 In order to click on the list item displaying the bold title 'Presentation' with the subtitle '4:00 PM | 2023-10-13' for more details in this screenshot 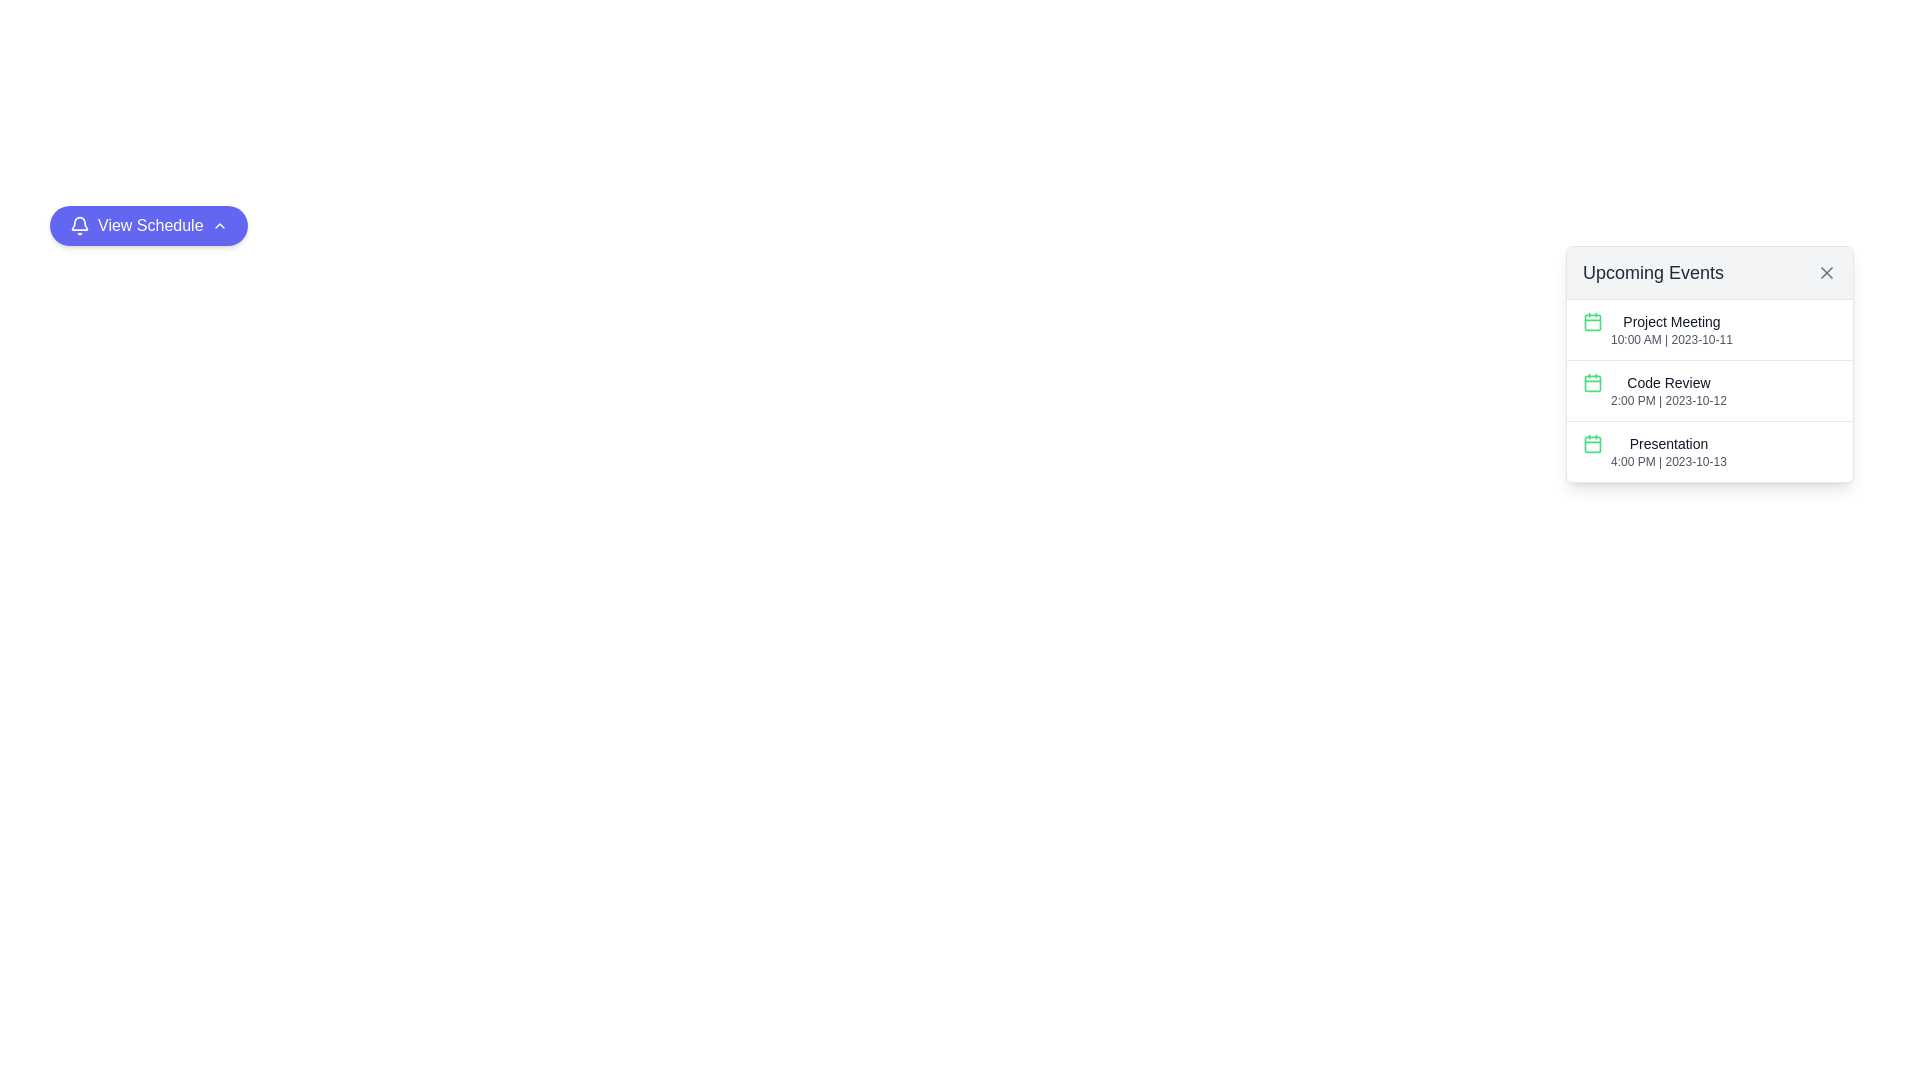, I will do `click(1668, 451)`.